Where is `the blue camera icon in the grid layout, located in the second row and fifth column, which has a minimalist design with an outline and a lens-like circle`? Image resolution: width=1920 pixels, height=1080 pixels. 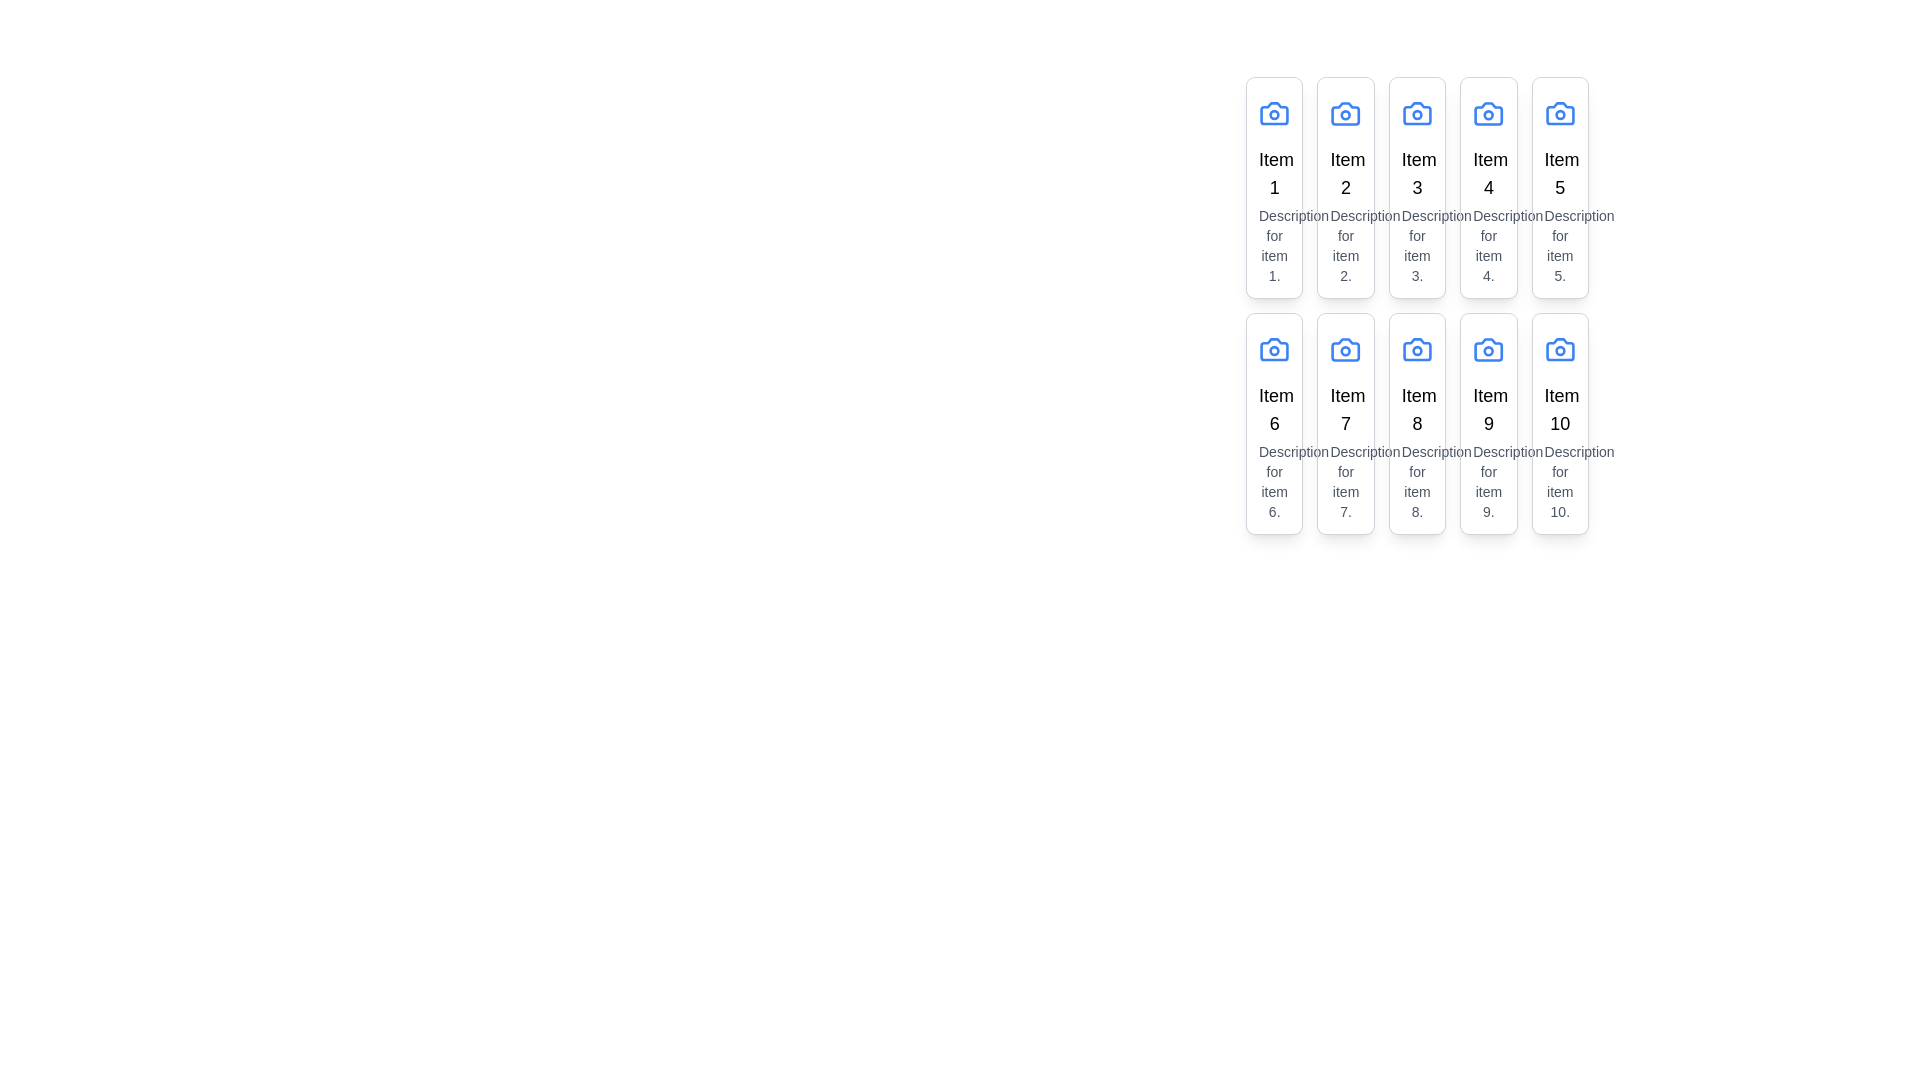
the blue camera icon in the grid layout, located in the second row and fifth column, which has a minimalist design with an outline and a lens-like circle is located at coordinates (1559, 349).